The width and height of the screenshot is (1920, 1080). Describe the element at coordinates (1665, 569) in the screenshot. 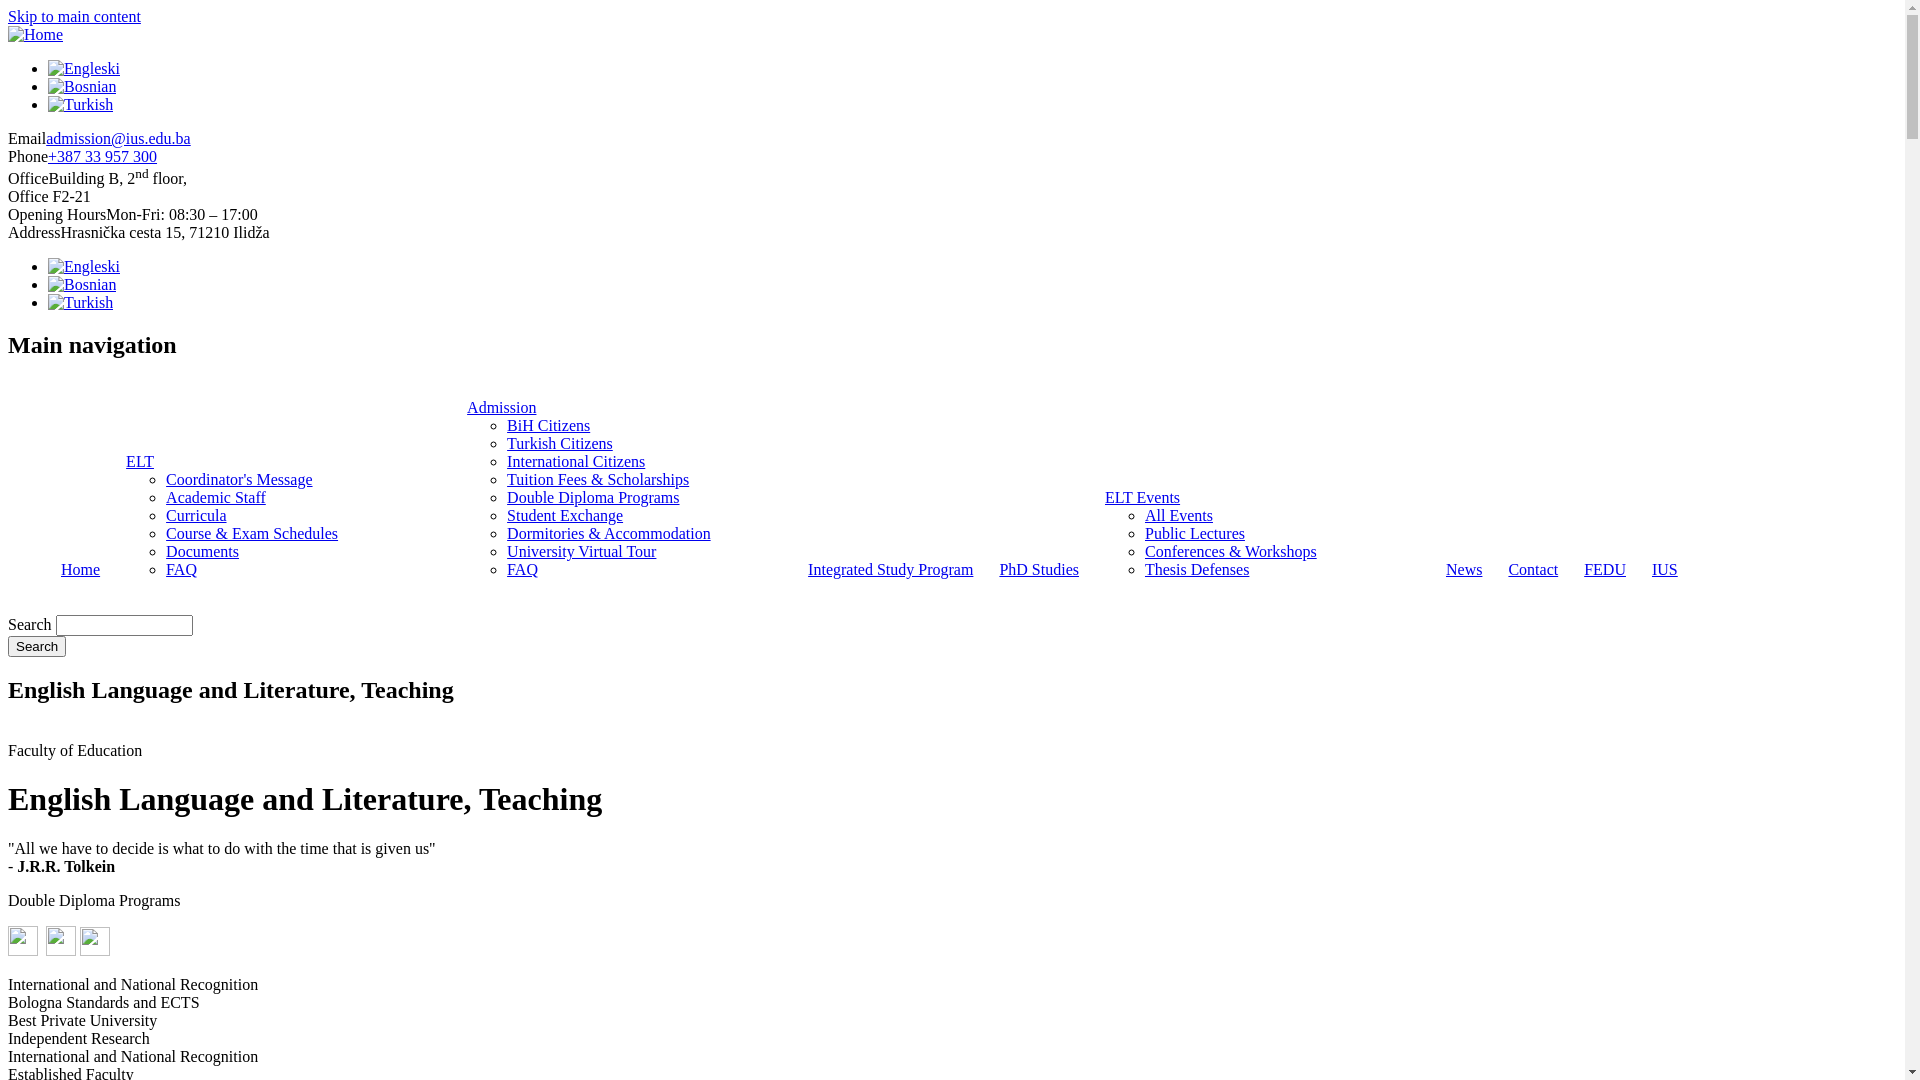

I see `'IUS'` at that location.